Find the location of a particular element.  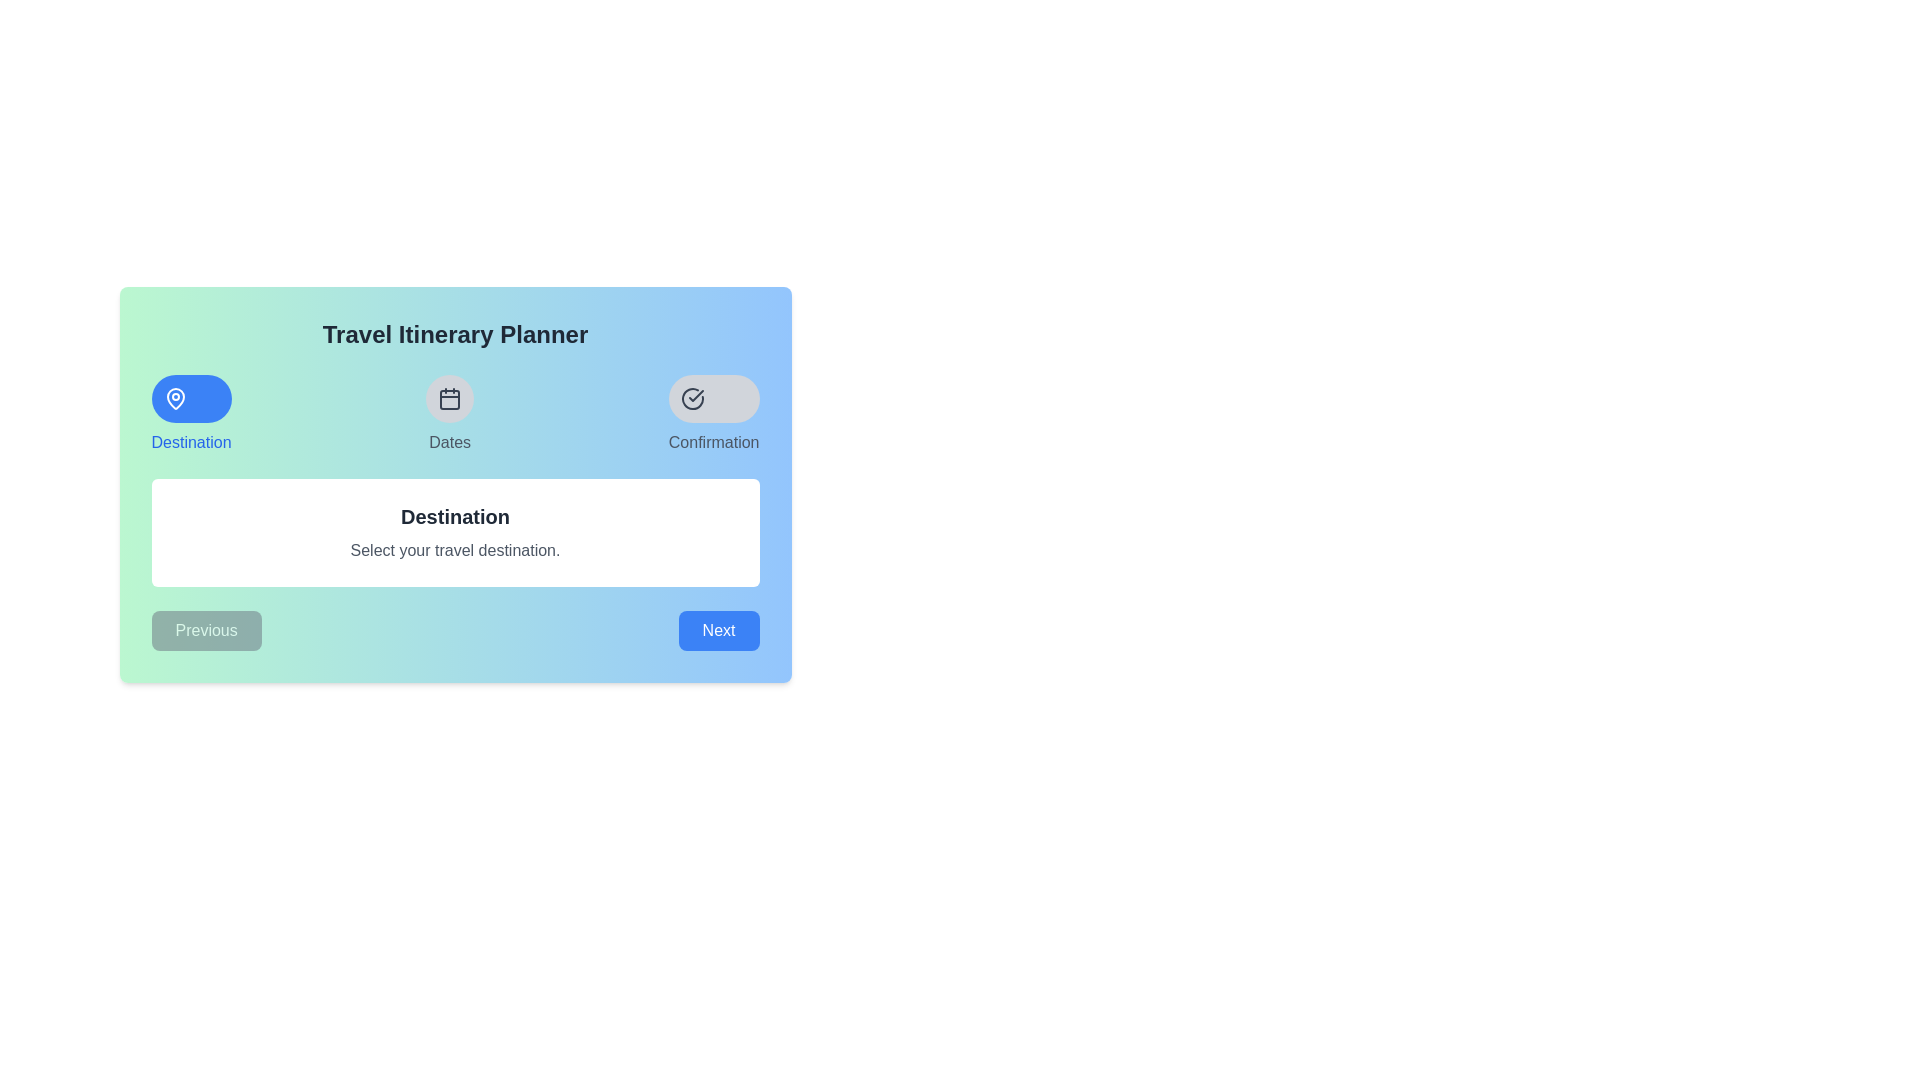

the 'Previous' button is located at coordinates (206, 631).